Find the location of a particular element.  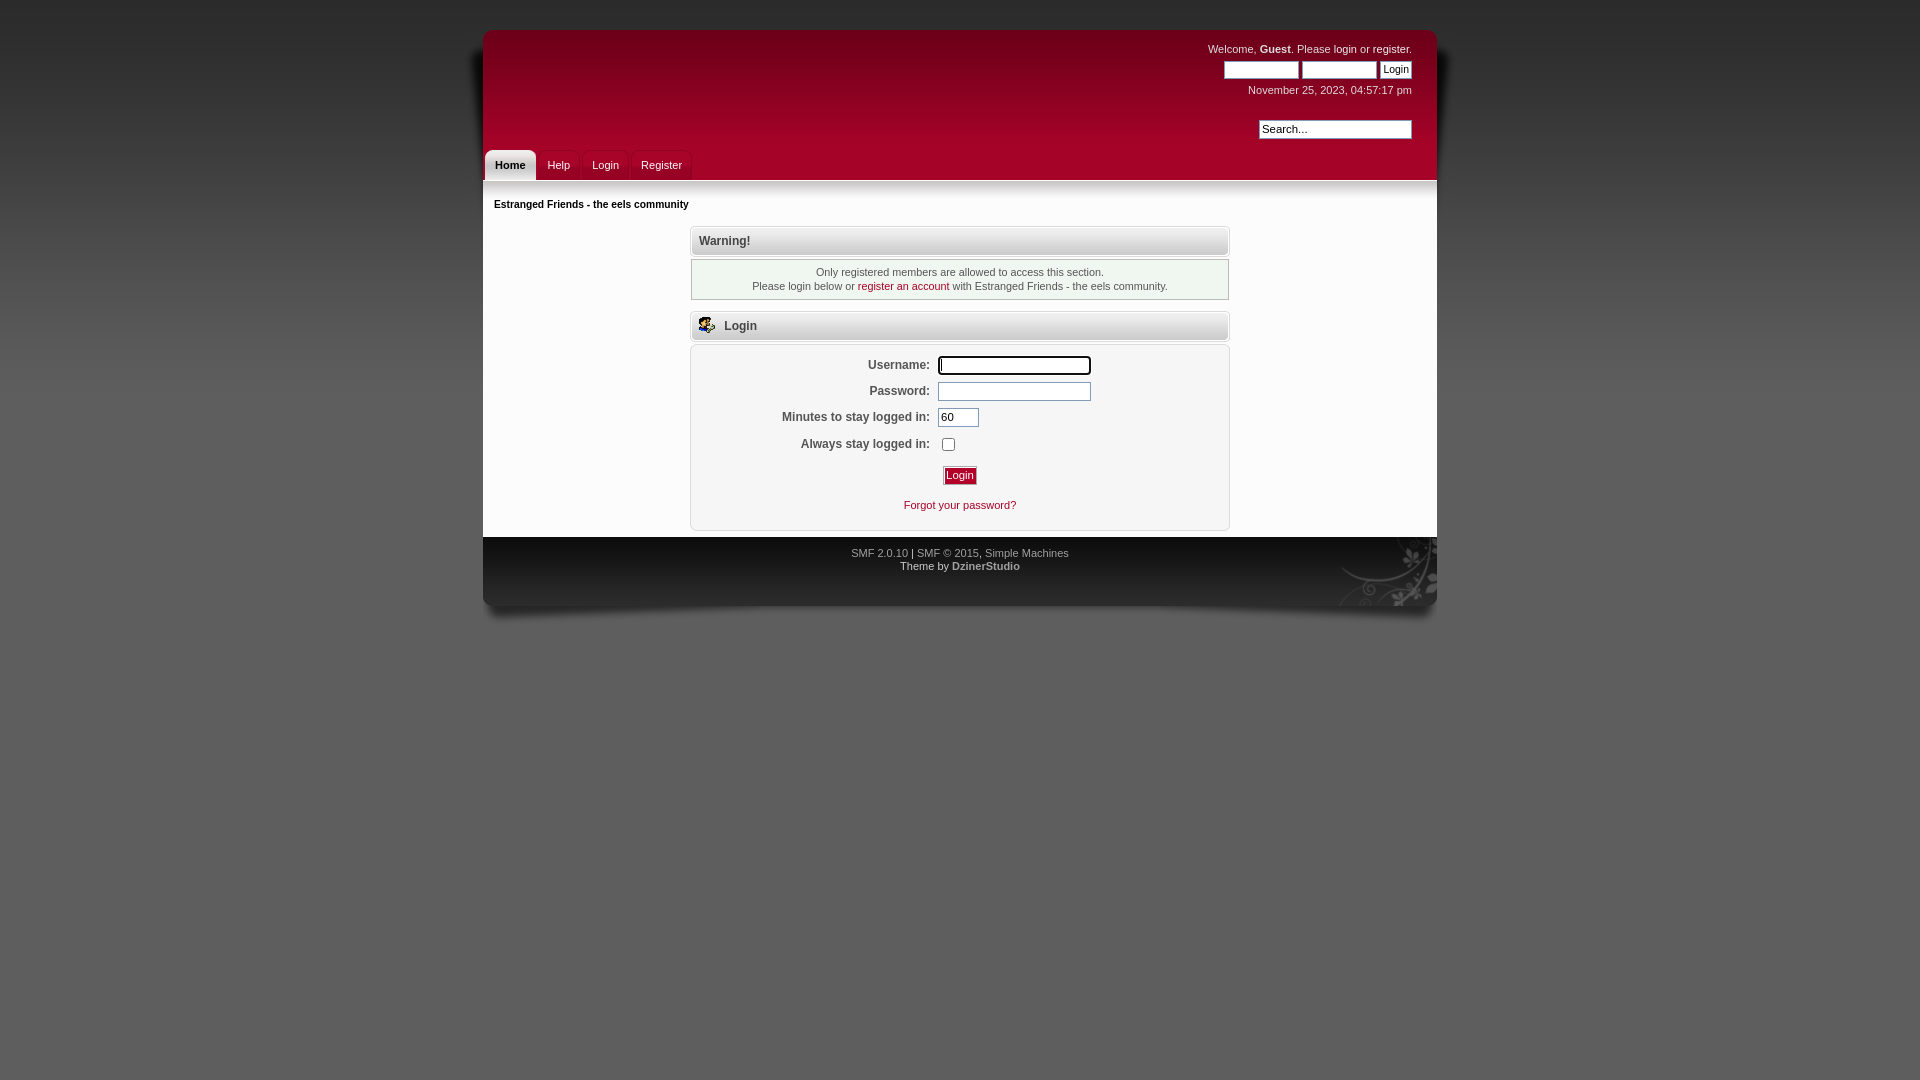

'SMF 2.0.10' is located at coordinates (850, 552).